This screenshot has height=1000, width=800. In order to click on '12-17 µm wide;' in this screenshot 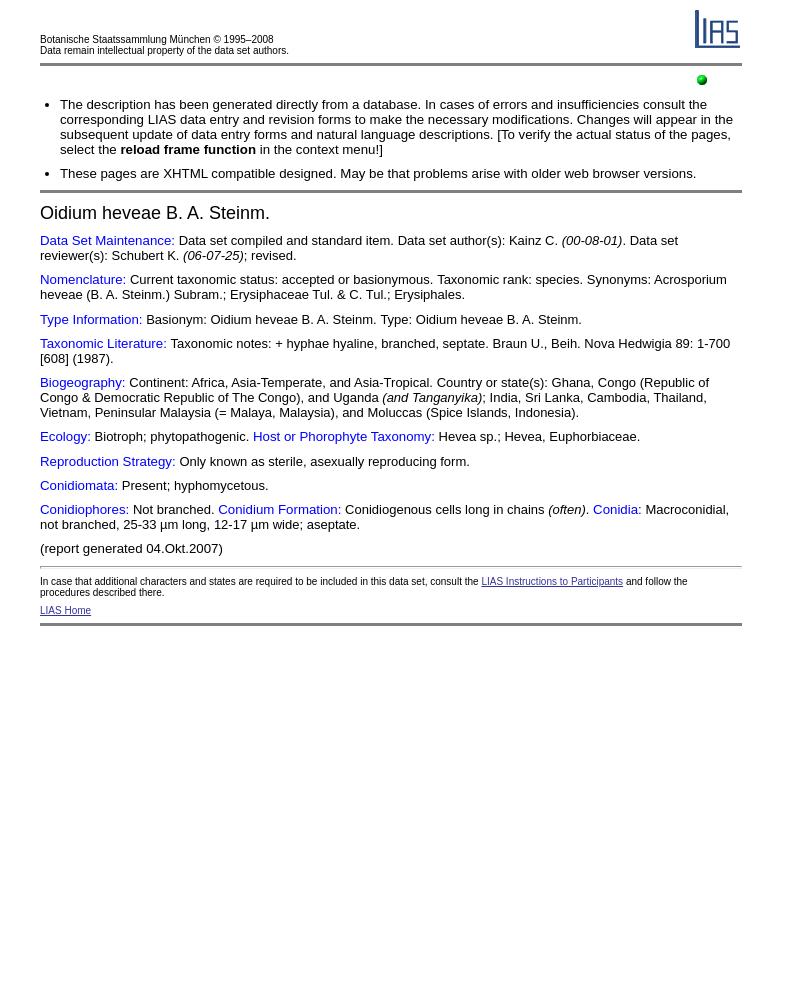, I will do `click(212, 524)`.